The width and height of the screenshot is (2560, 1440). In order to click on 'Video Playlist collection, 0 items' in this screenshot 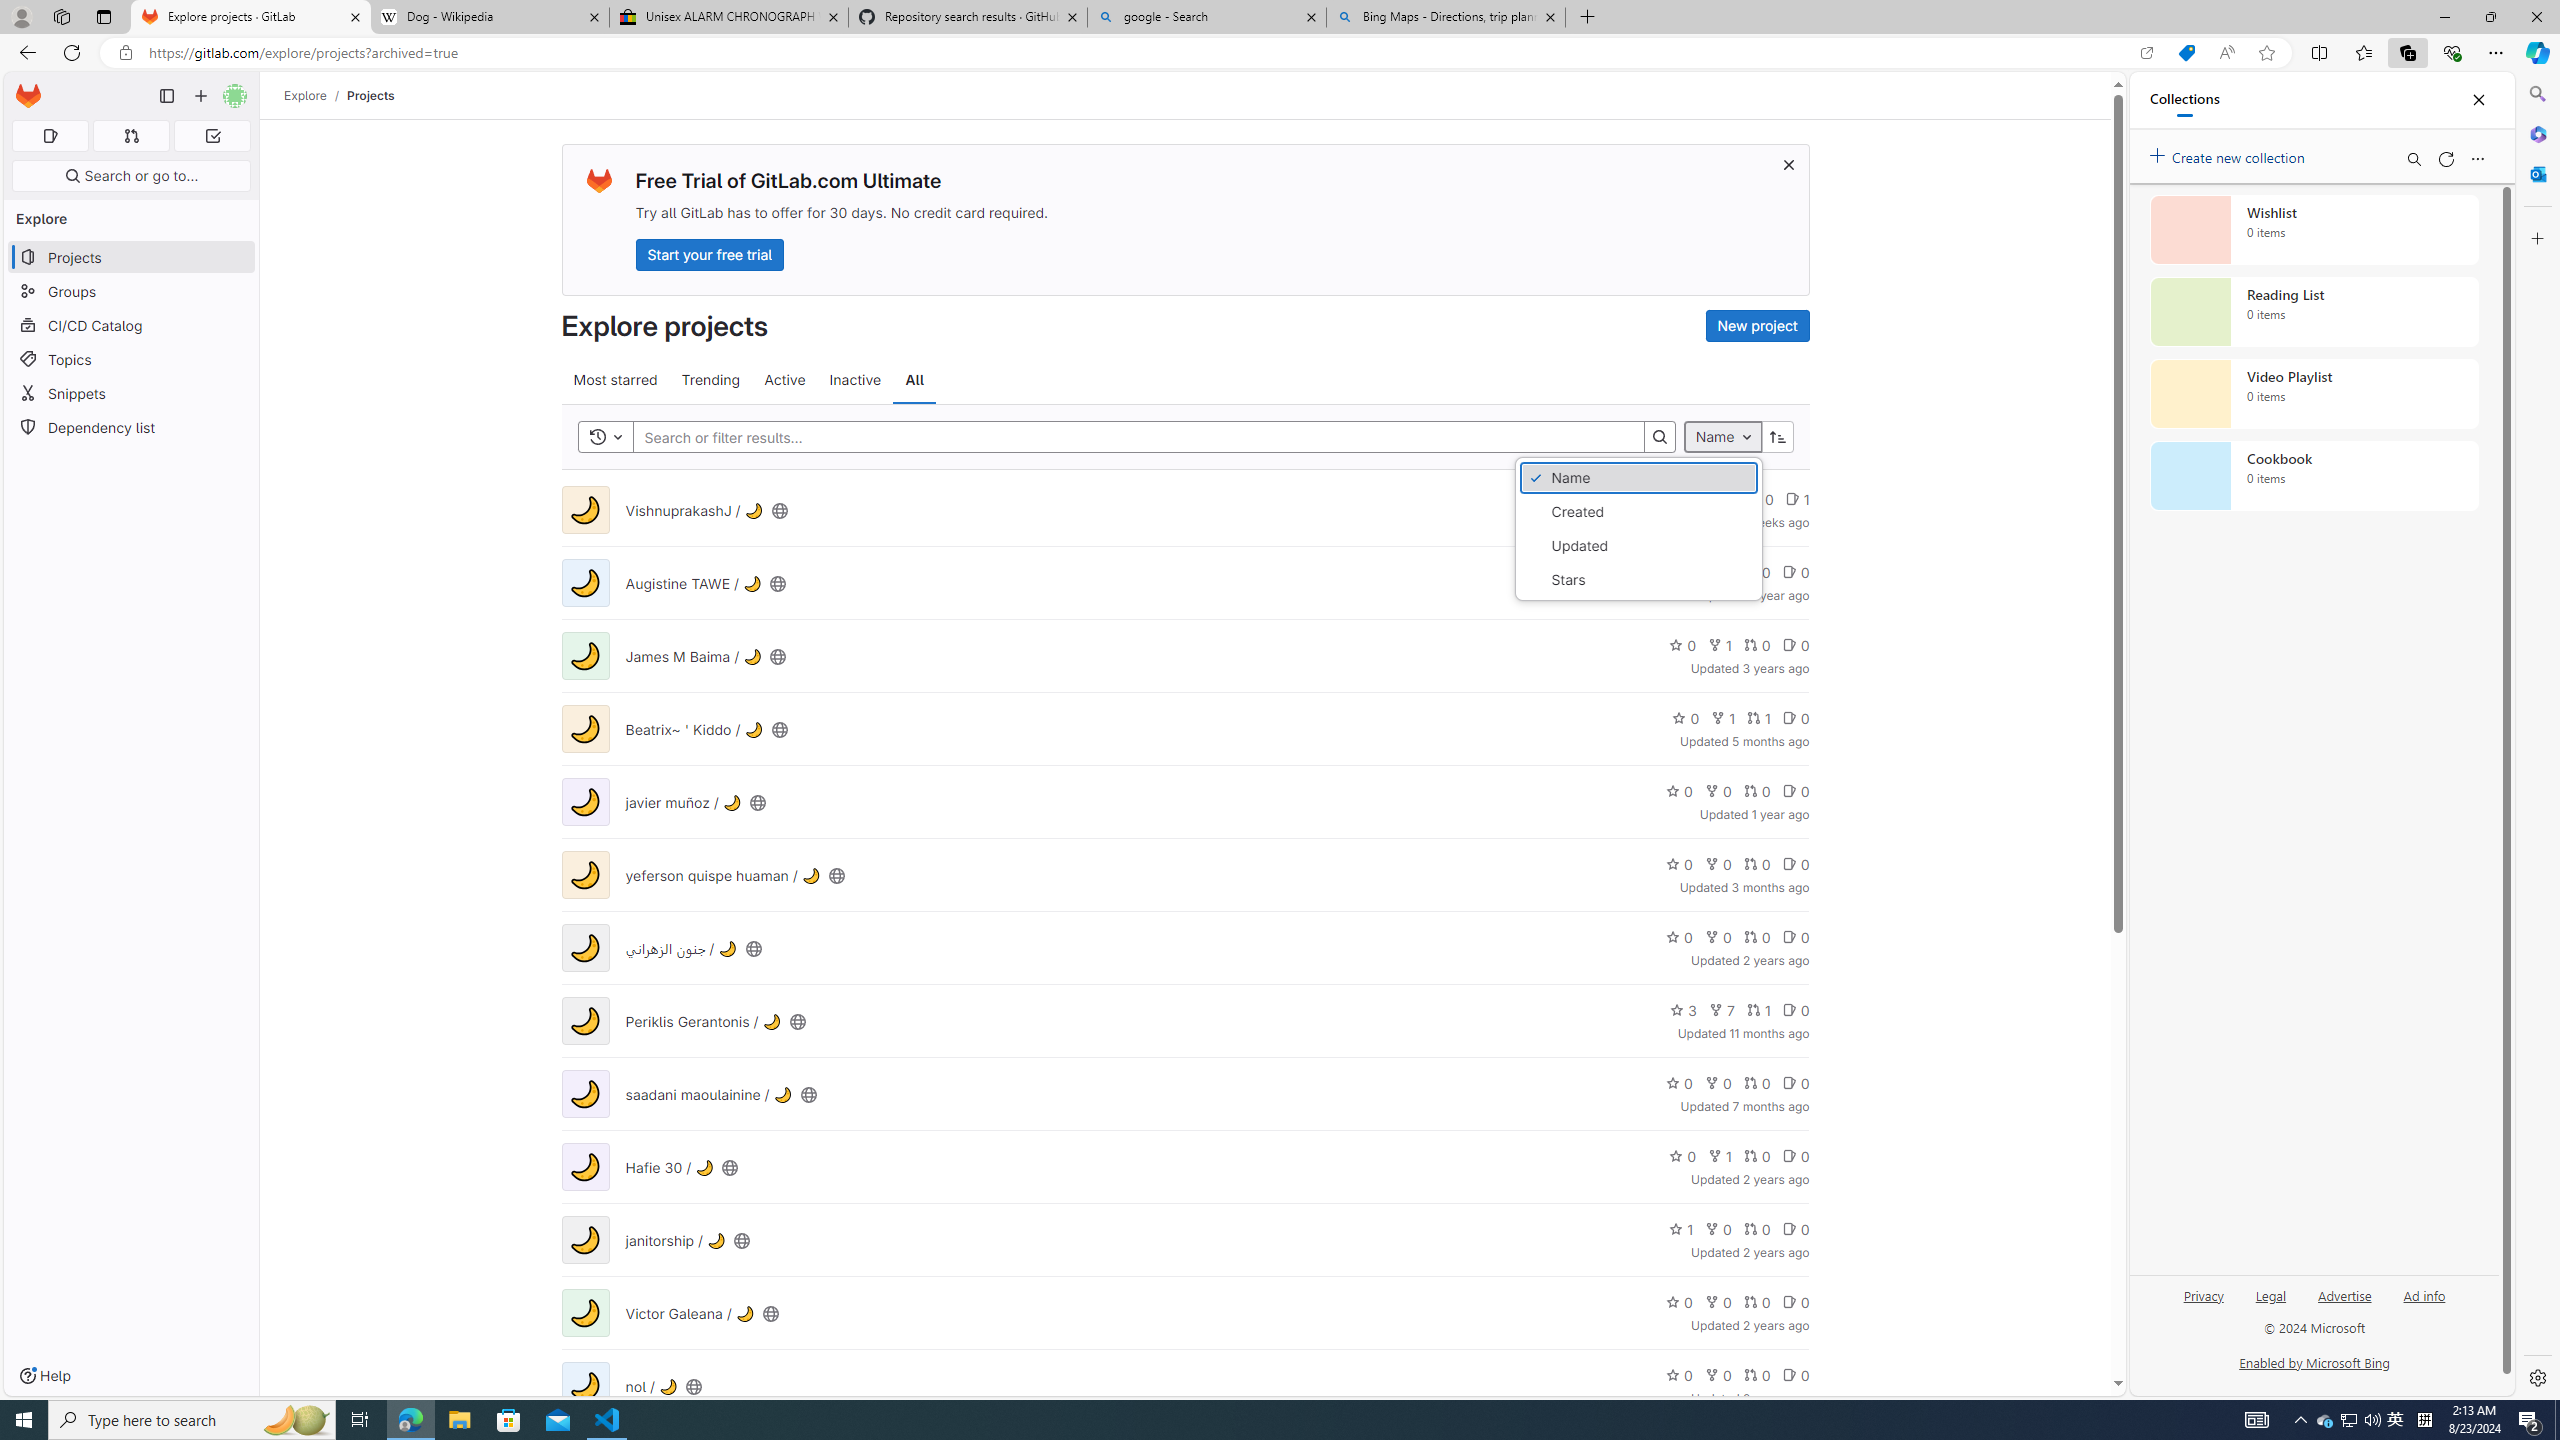, I will do `click(2314, 392)`.